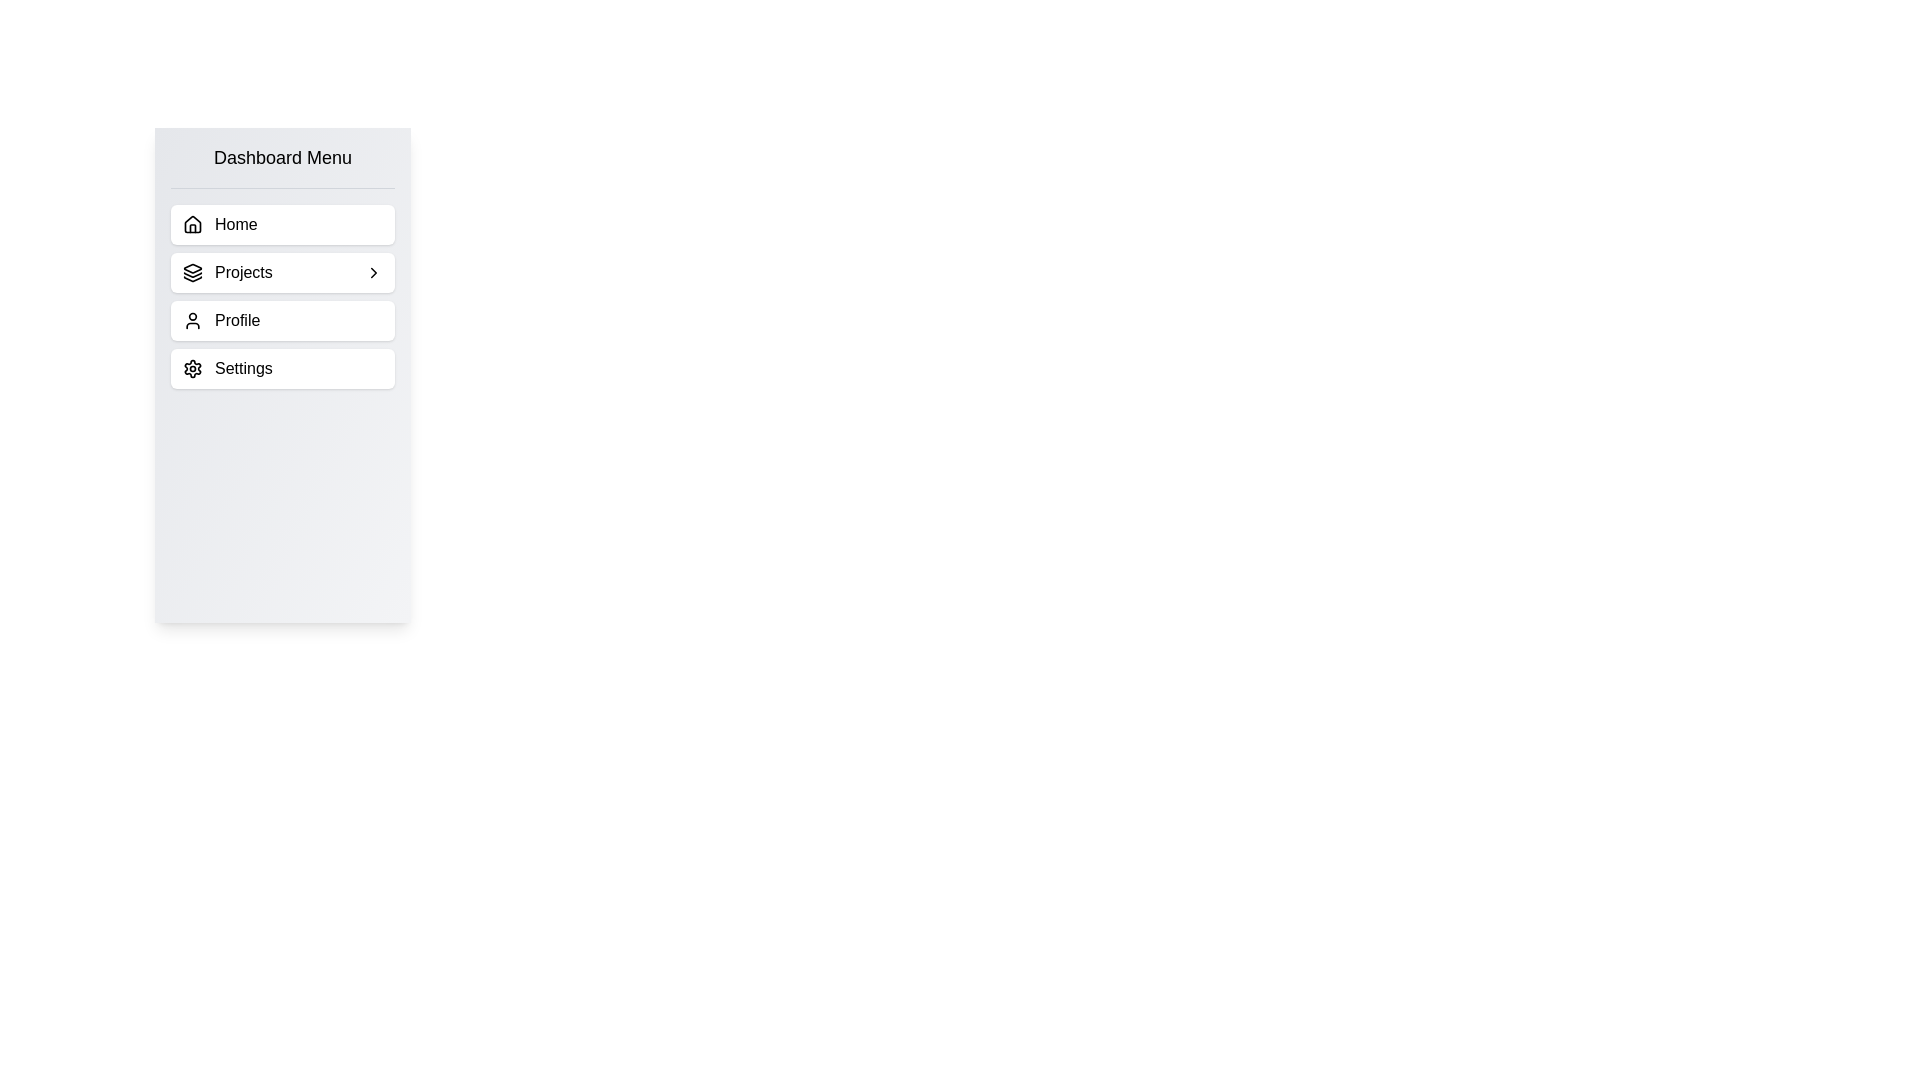 The width and height of the screenshot is (1920, 1080). I want to click on the 'Settings' navigation menu item, which is represented by a gear icon and is the last item in the Dashboard Menu, so click(227, 369).